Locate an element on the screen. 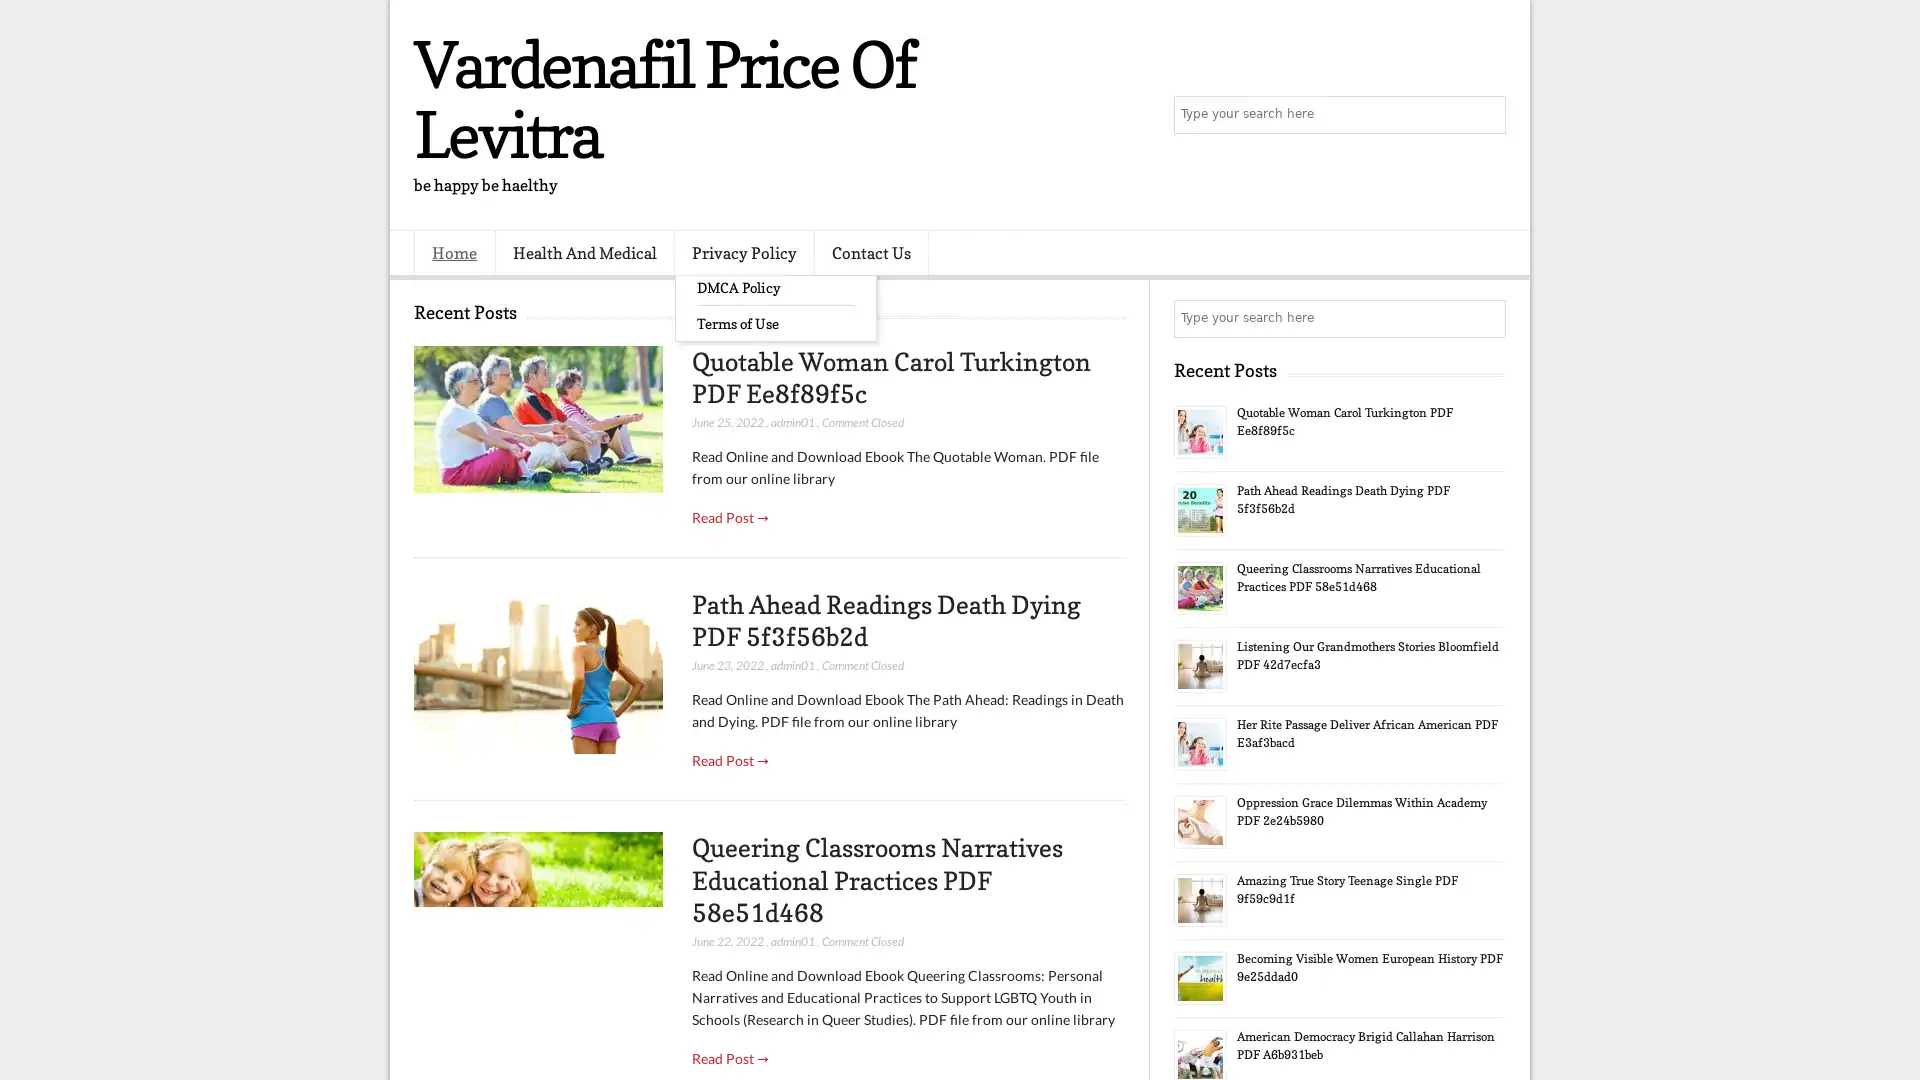 The height and width of the screenshot is (1080, 1920). Search is located at coordinates (1485, 115).